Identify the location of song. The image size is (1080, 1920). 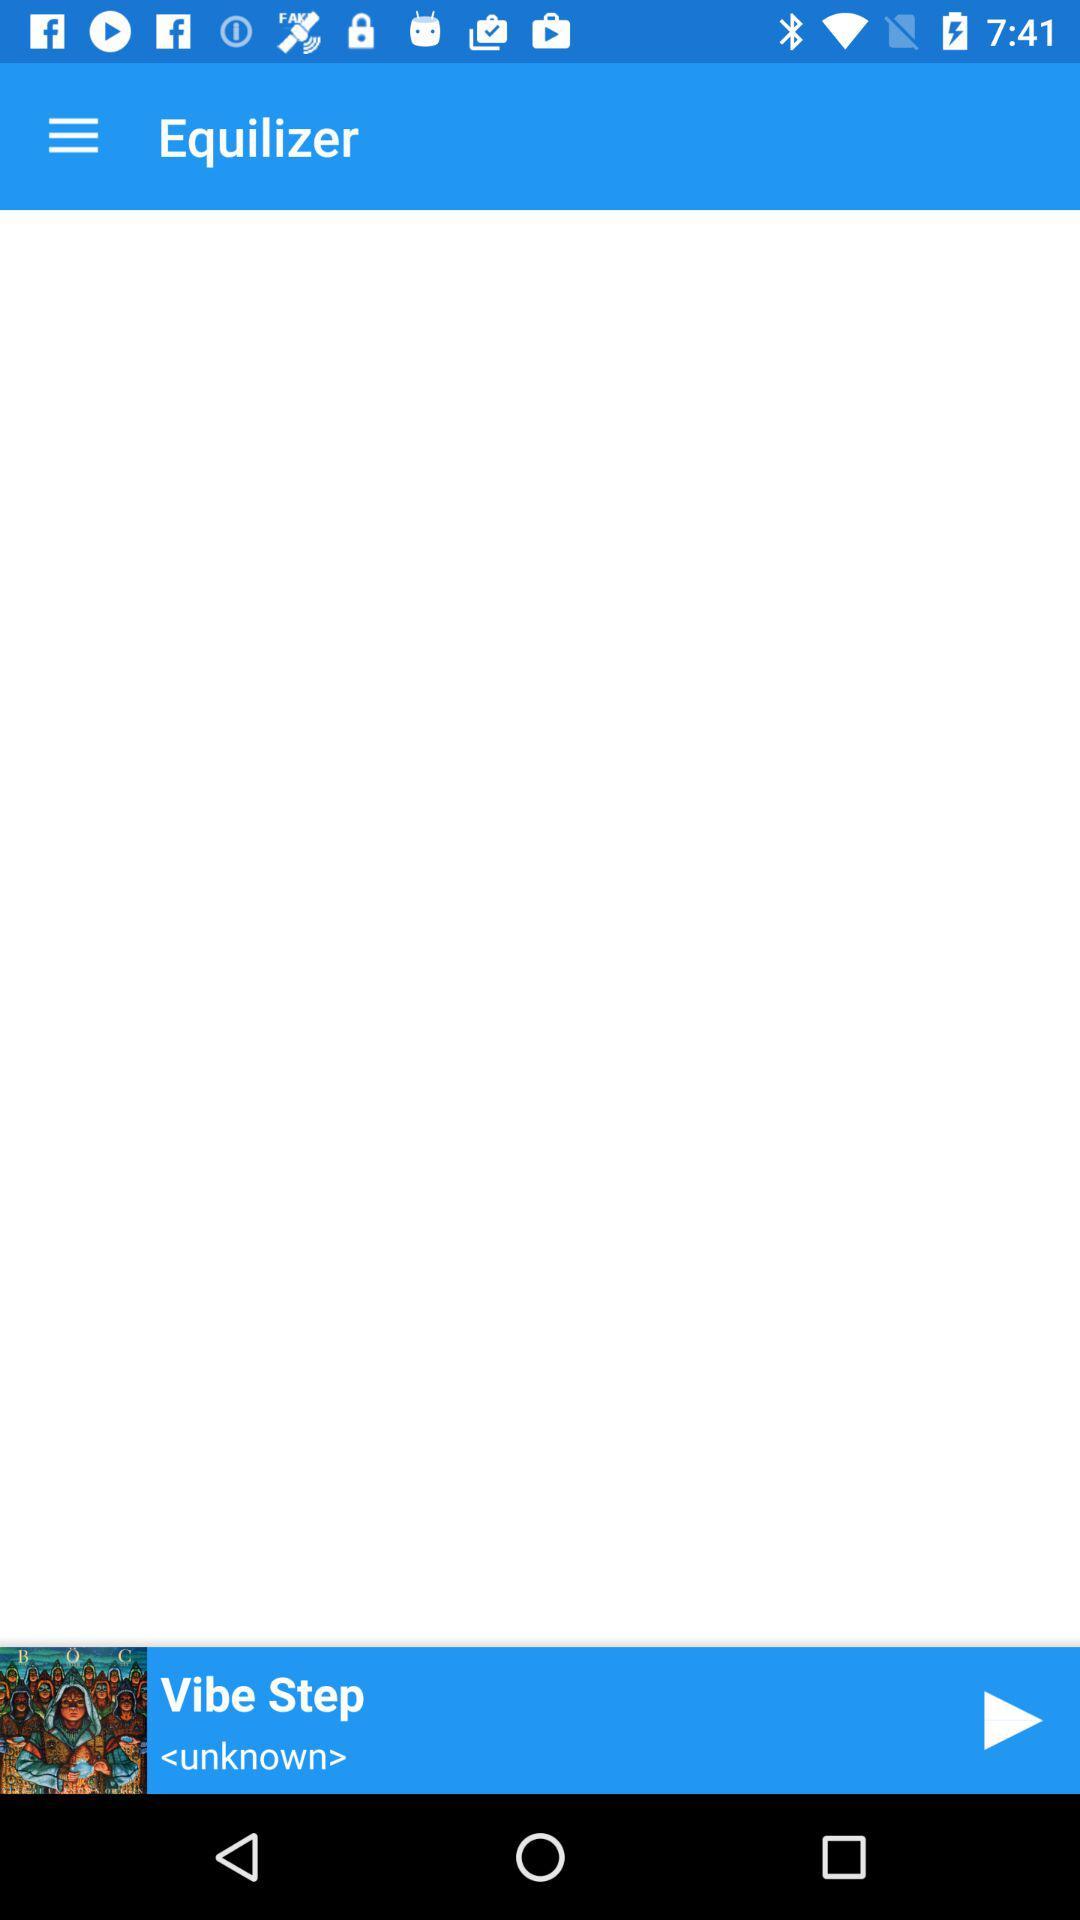
(1006, 1719).